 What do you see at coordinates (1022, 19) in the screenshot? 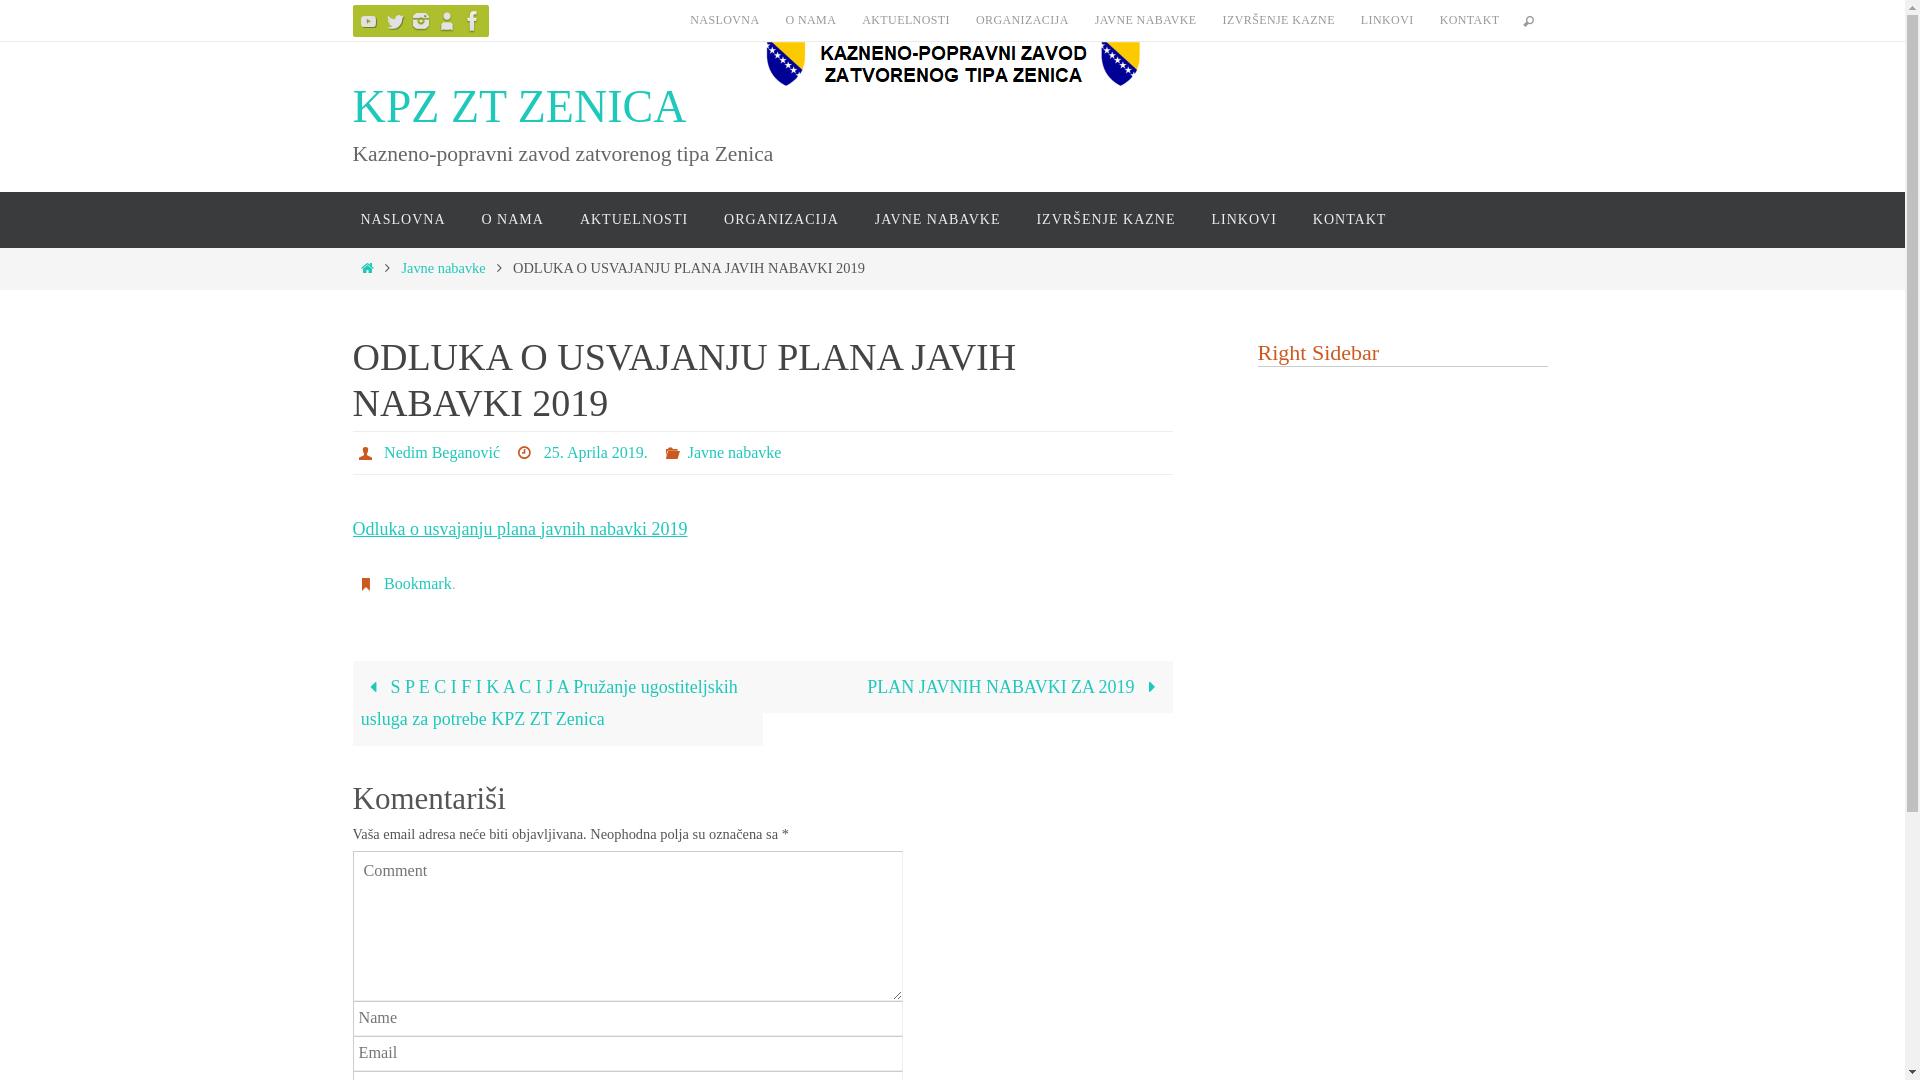
I see `'ORGANIZACIJA'` at bounding box center [1022, 19].